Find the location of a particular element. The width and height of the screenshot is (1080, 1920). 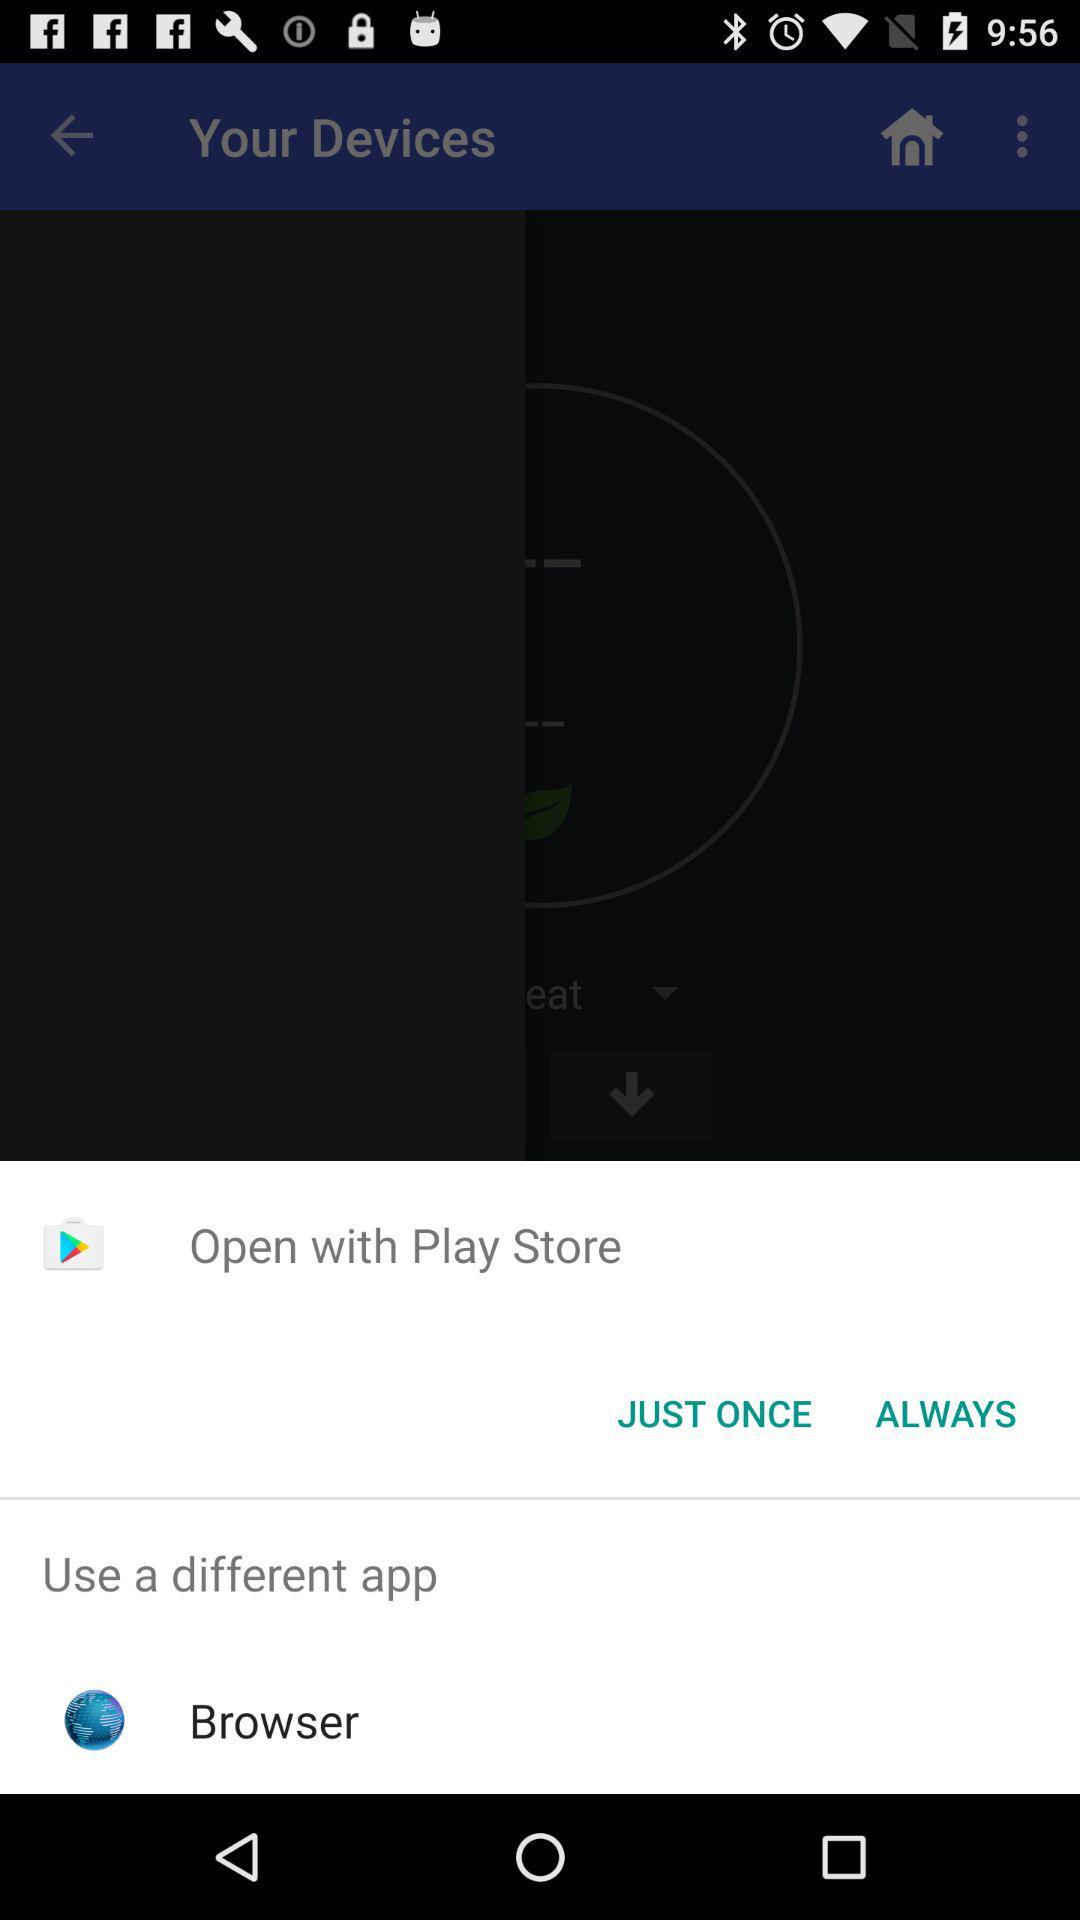

the app above browser app is located at coordinates (540, 1572).